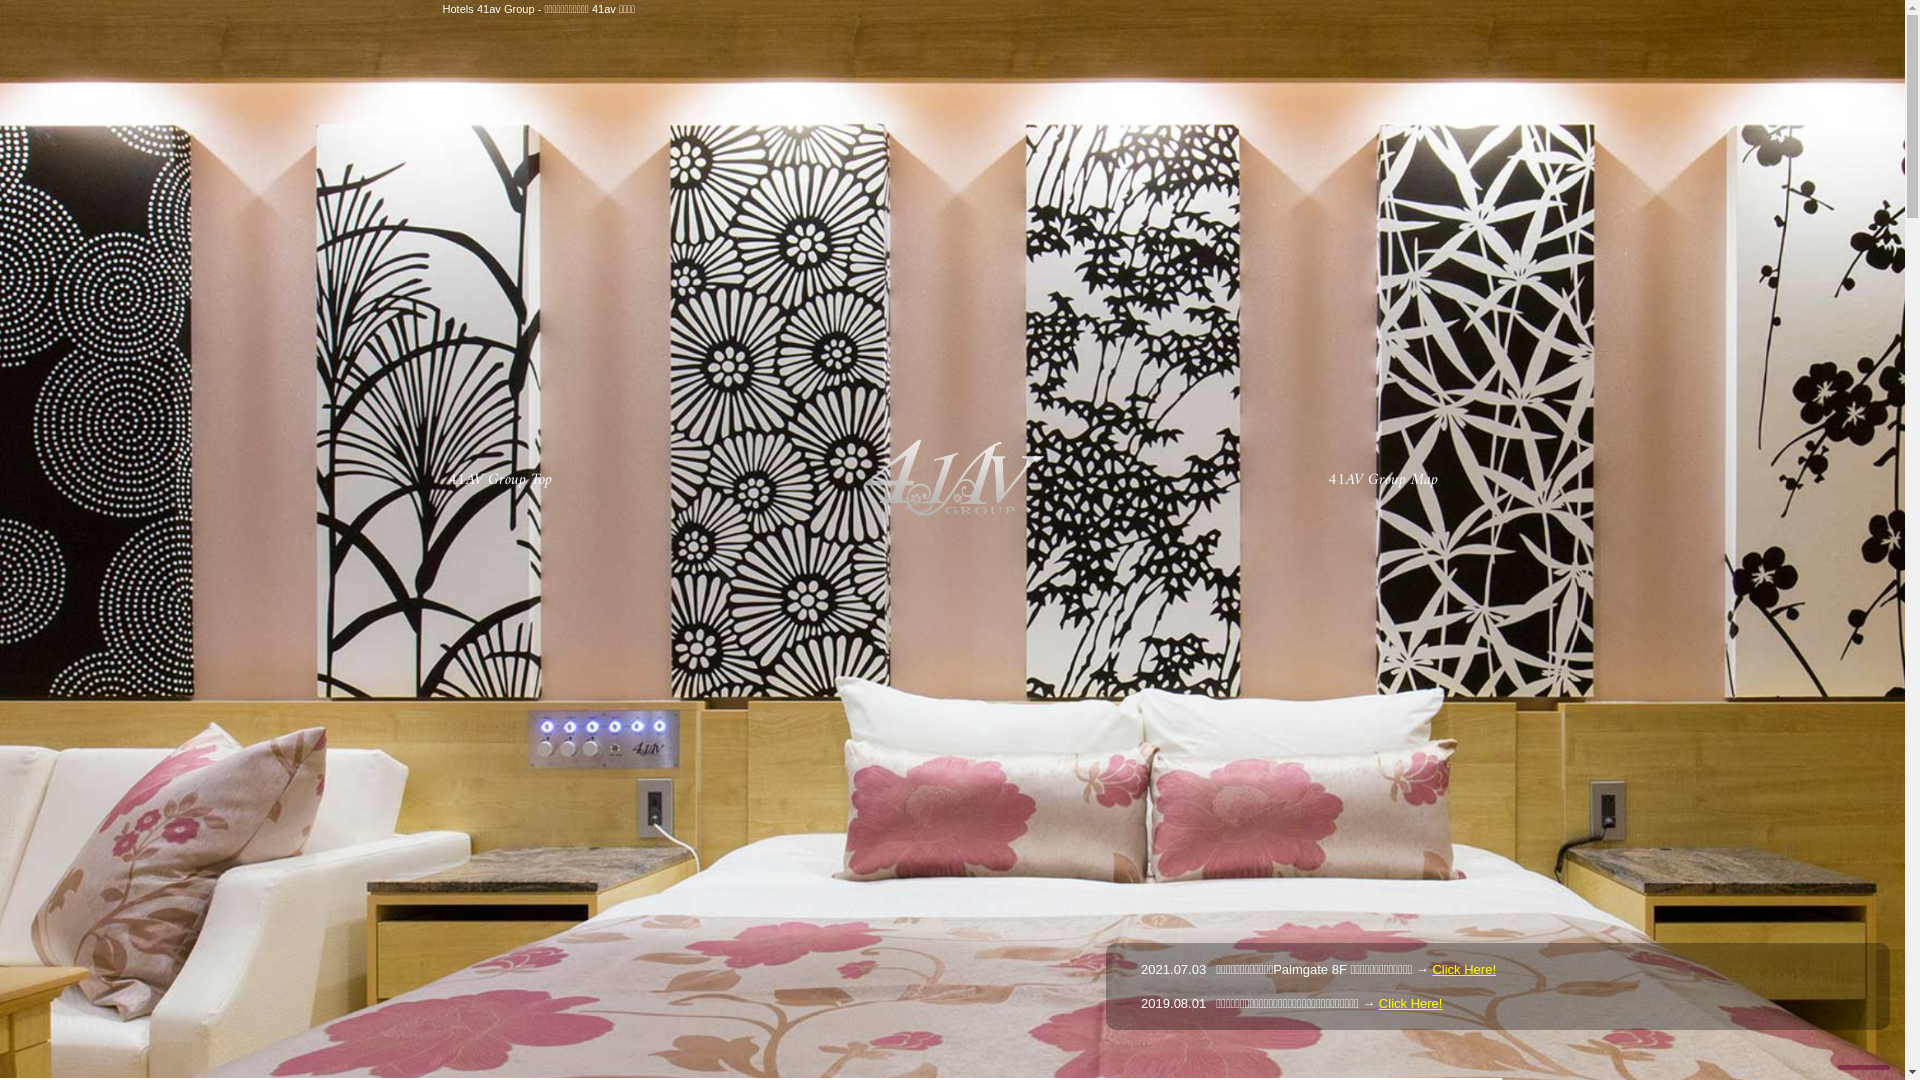 The width and height of the screenshot is (1920, 1080). What do you see at coordinates (496, 479) in the screenshot?
I see `'41AV Group Top'` at bounding box center [496, 479].